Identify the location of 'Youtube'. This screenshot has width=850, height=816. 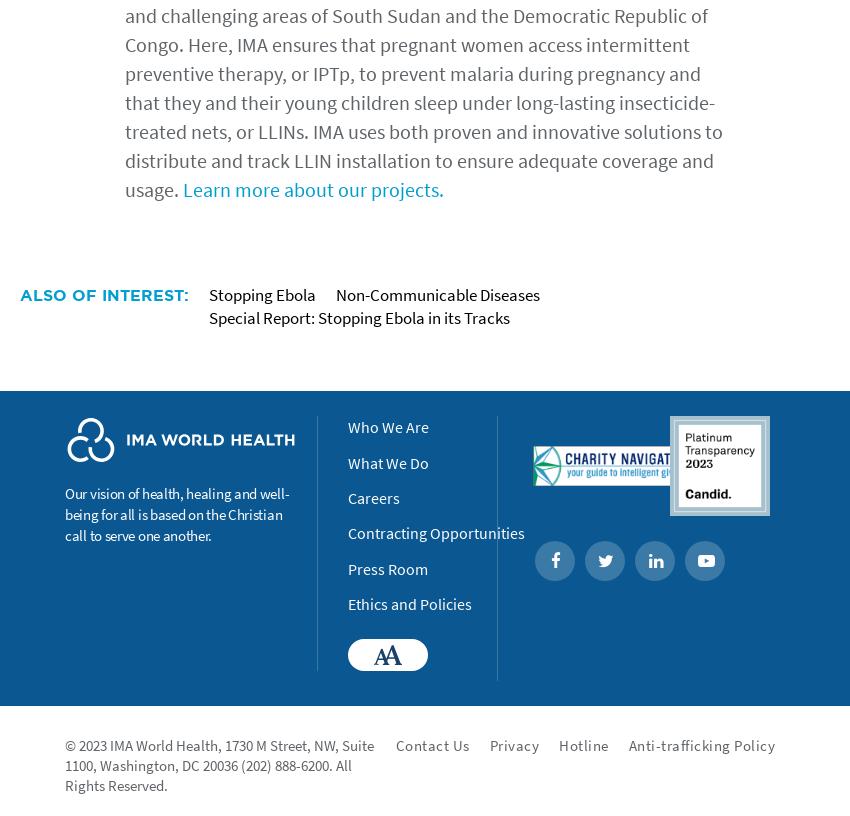
(725, 561).